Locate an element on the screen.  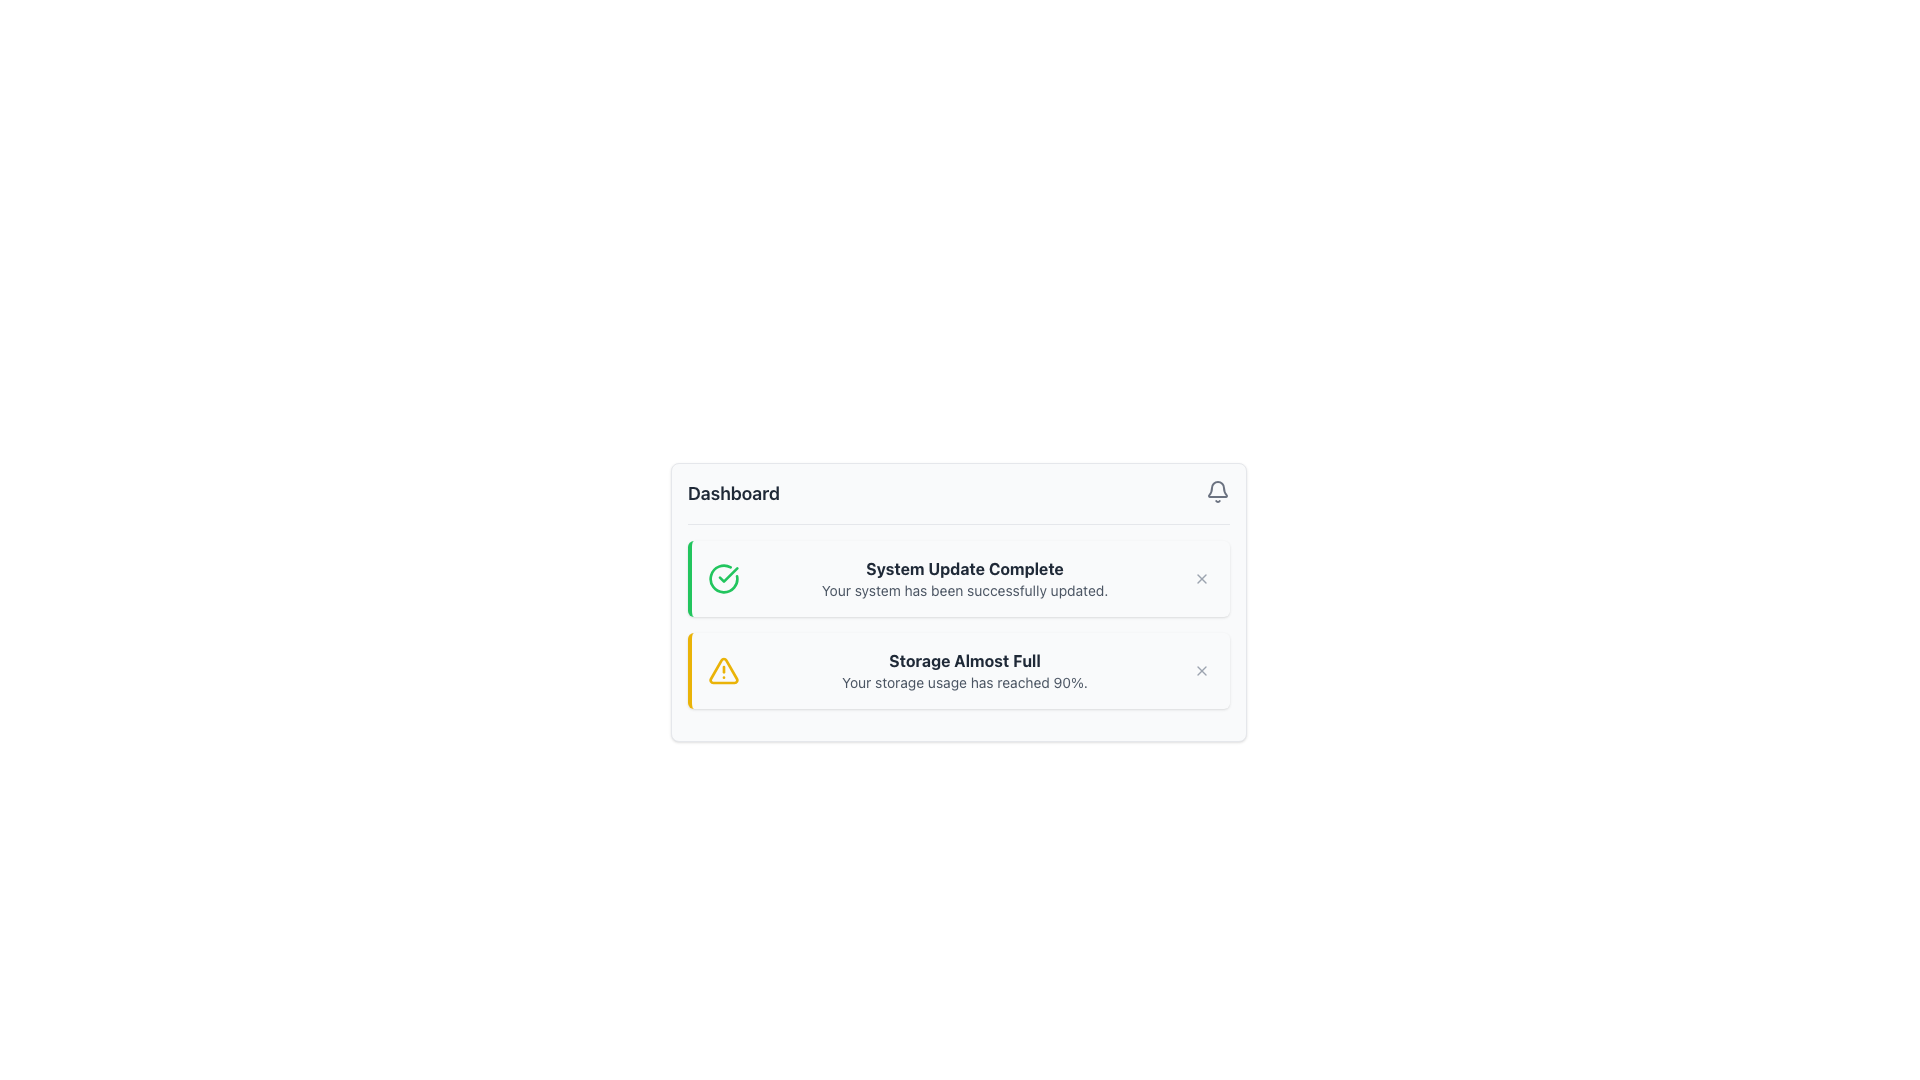
the text label that reads 'Your storage usage has reached 90%', which is styled in a smaller gray font and located beneath the larger text 'Storage Almost Full' within a card on the dashboard is located at coordinates (964, 681).